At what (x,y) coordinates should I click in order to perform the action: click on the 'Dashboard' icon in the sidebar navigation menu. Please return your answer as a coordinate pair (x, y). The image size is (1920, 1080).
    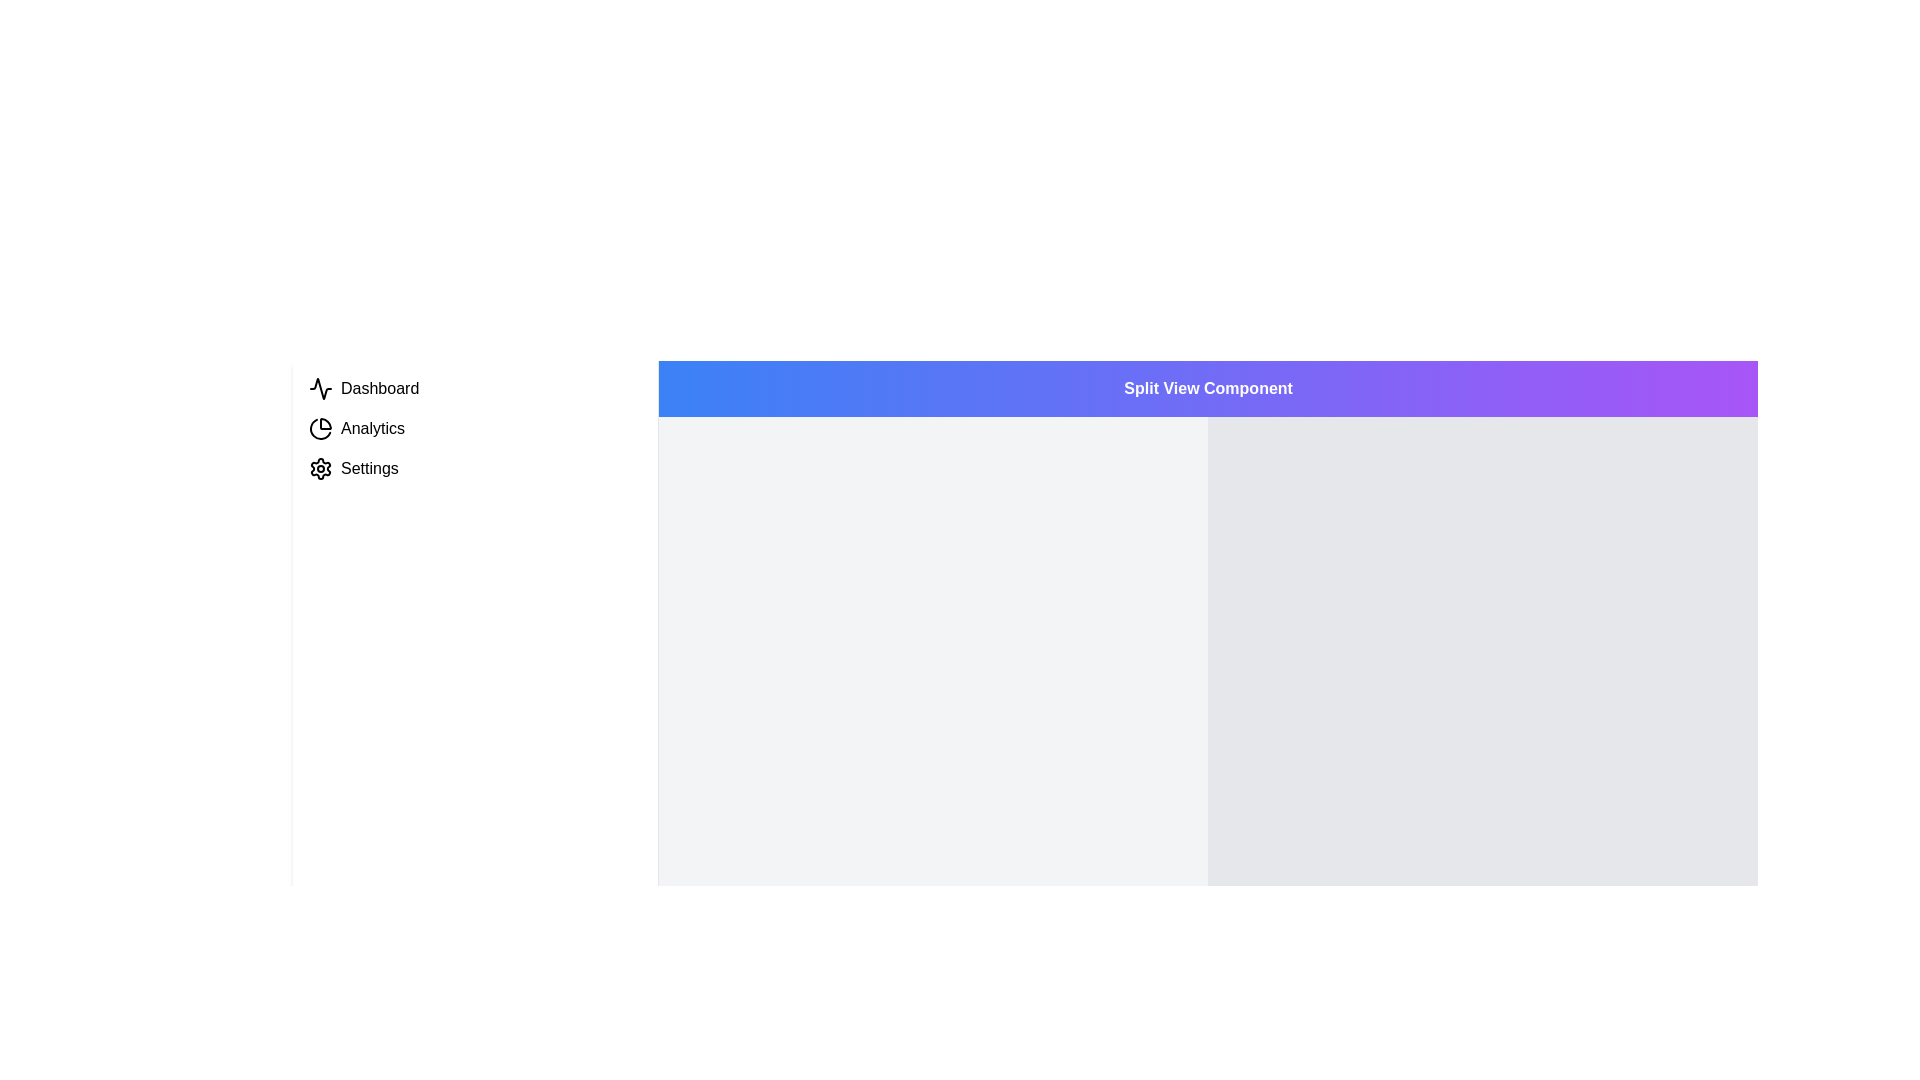
    Looking at the image, I should click on (321, 389).